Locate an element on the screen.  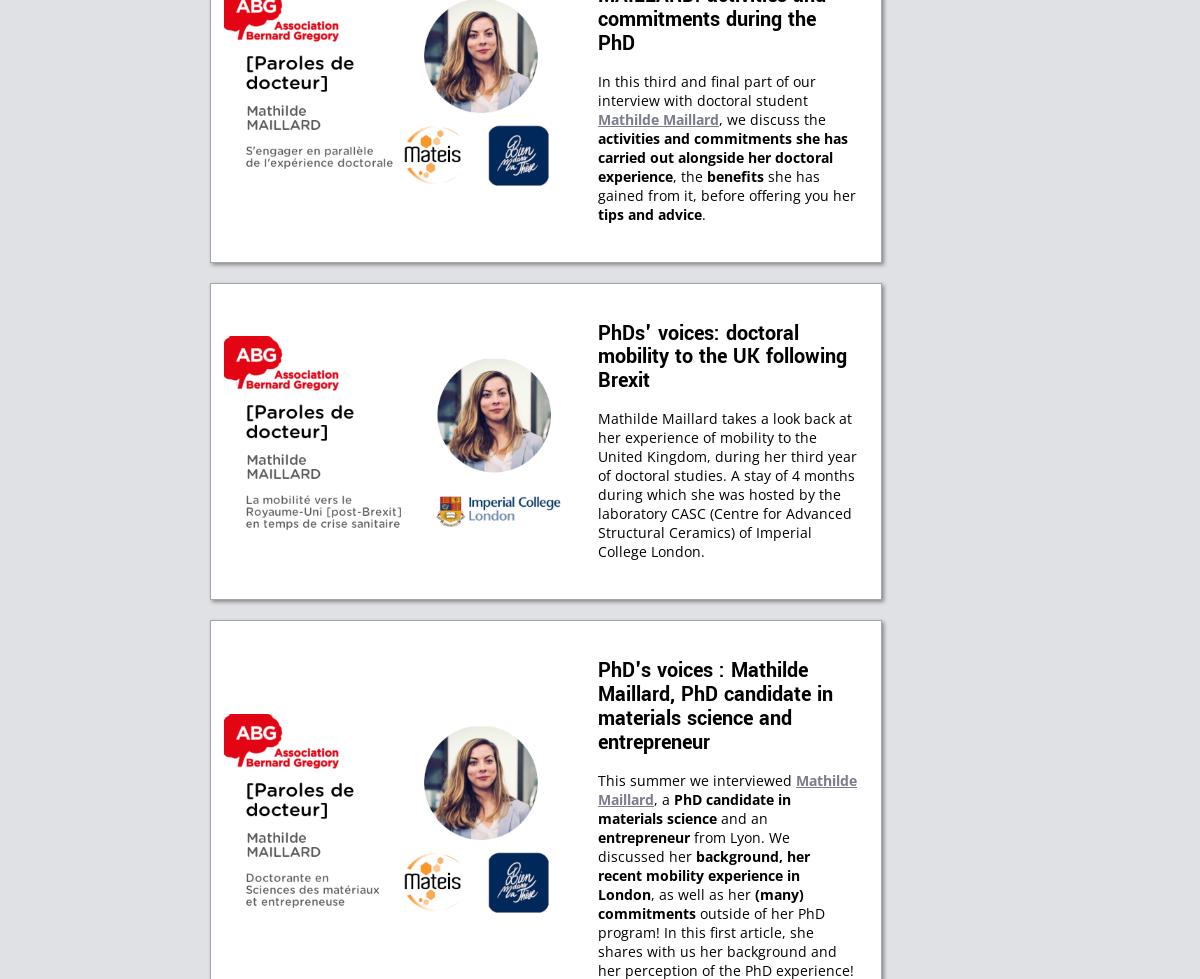
'.' is located at coordinates (704, 213).